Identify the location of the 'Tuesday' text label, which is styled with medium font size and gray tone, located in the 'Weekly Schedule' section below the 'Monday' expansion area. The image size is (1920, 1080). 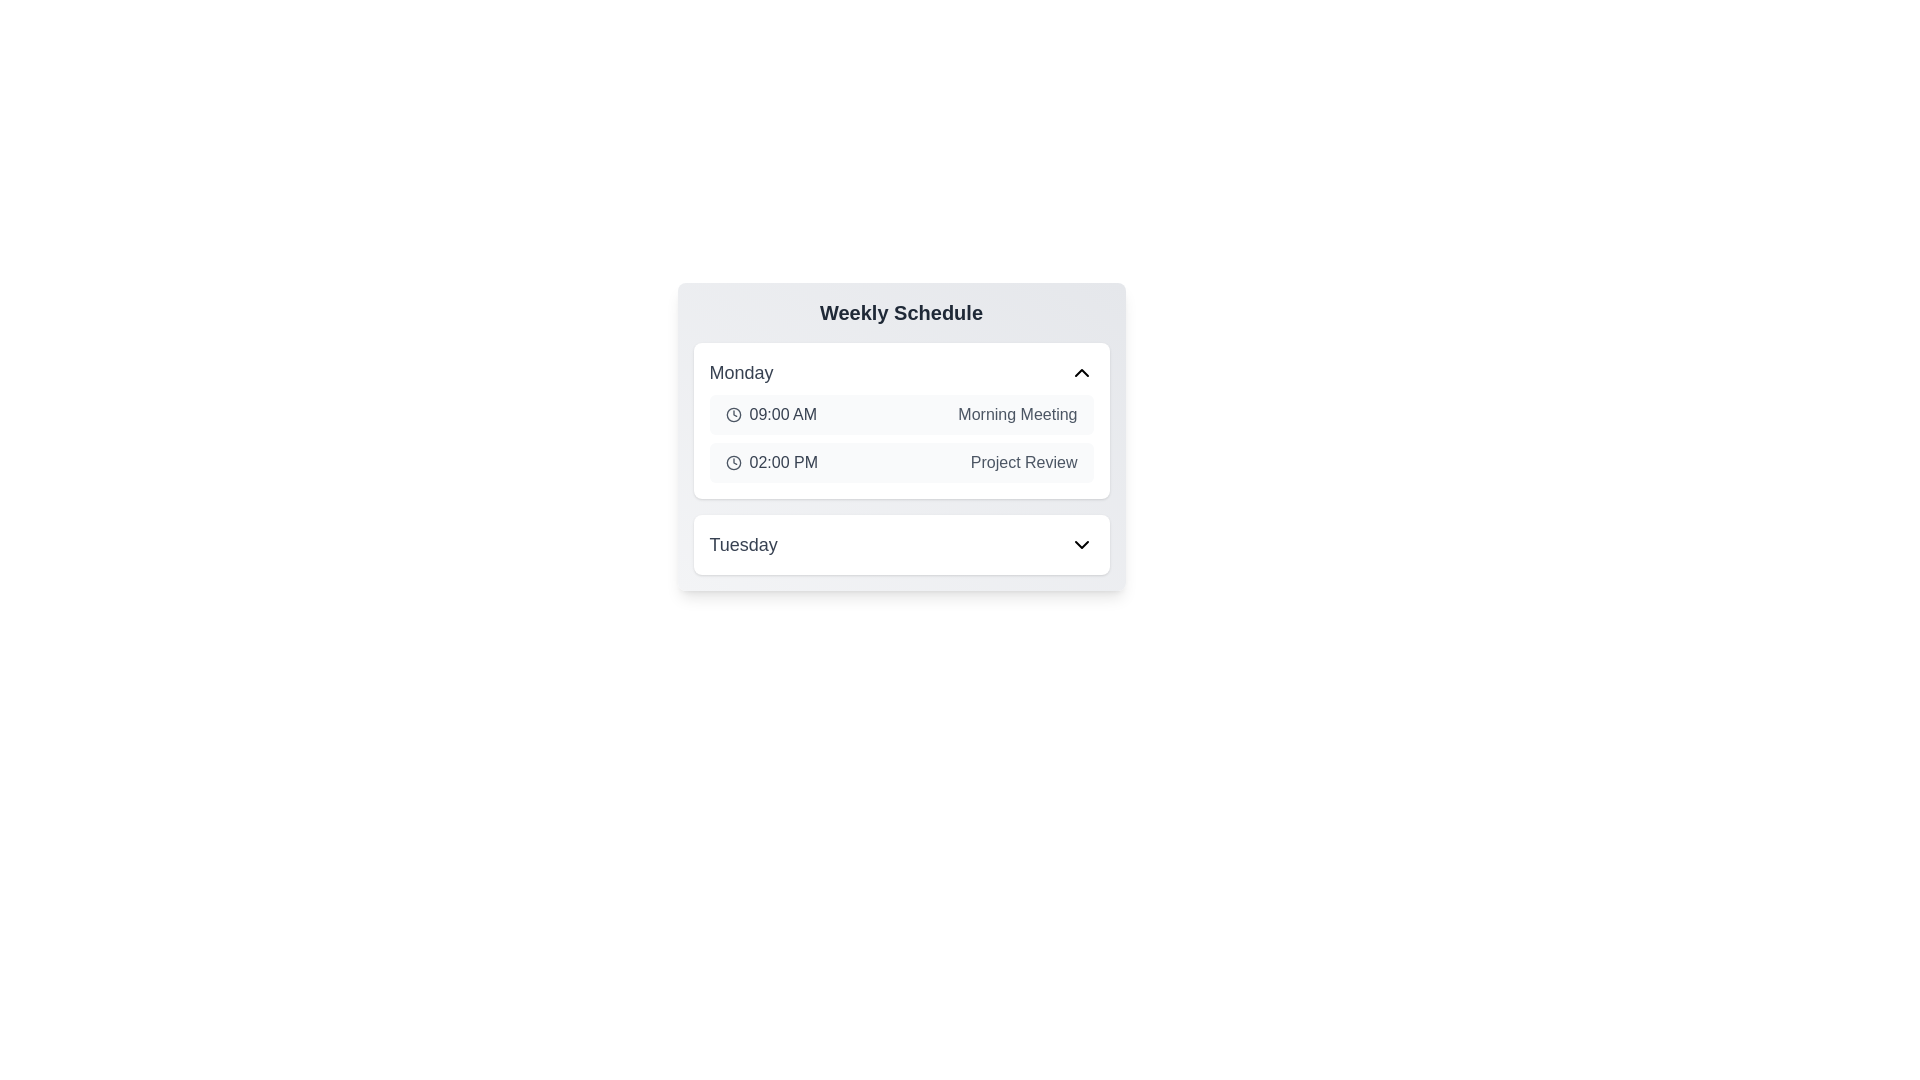
(742, 544).